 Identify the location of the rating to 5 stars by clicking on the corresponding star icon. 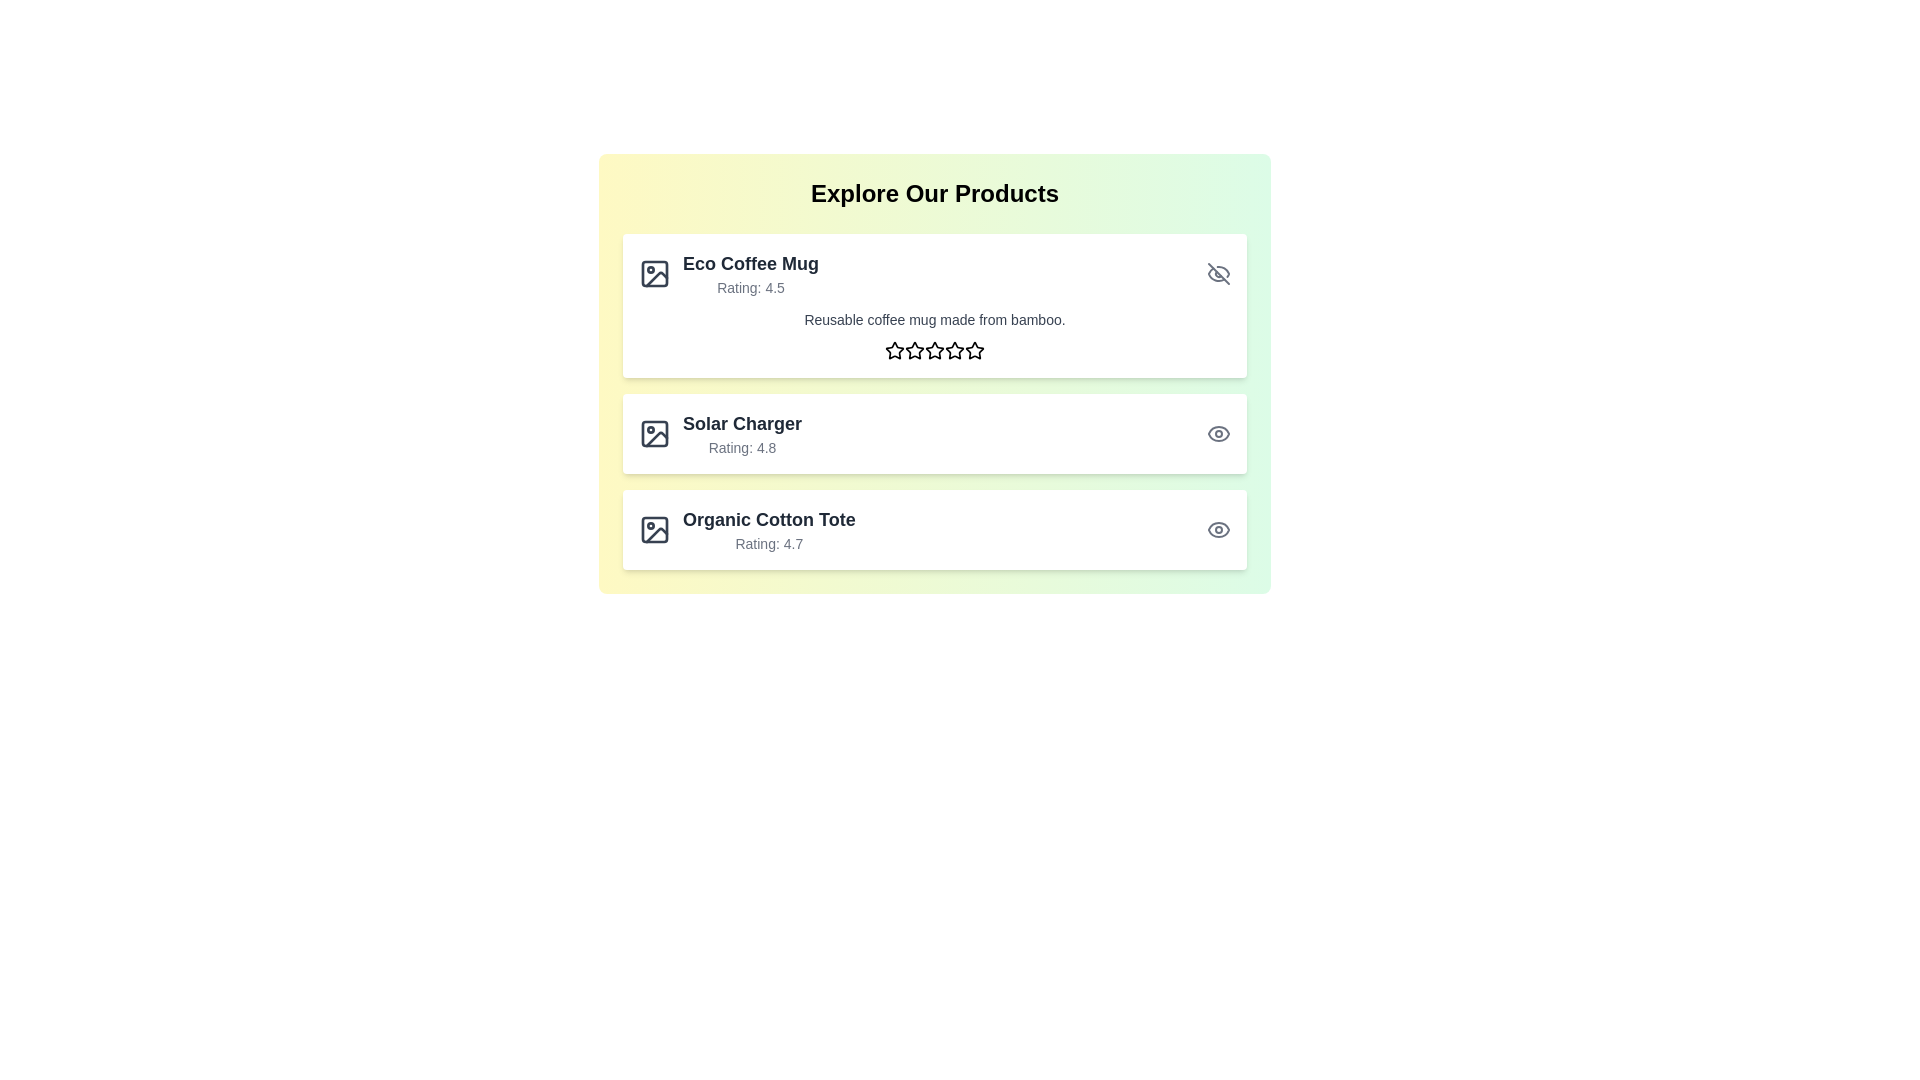
(974, 349).